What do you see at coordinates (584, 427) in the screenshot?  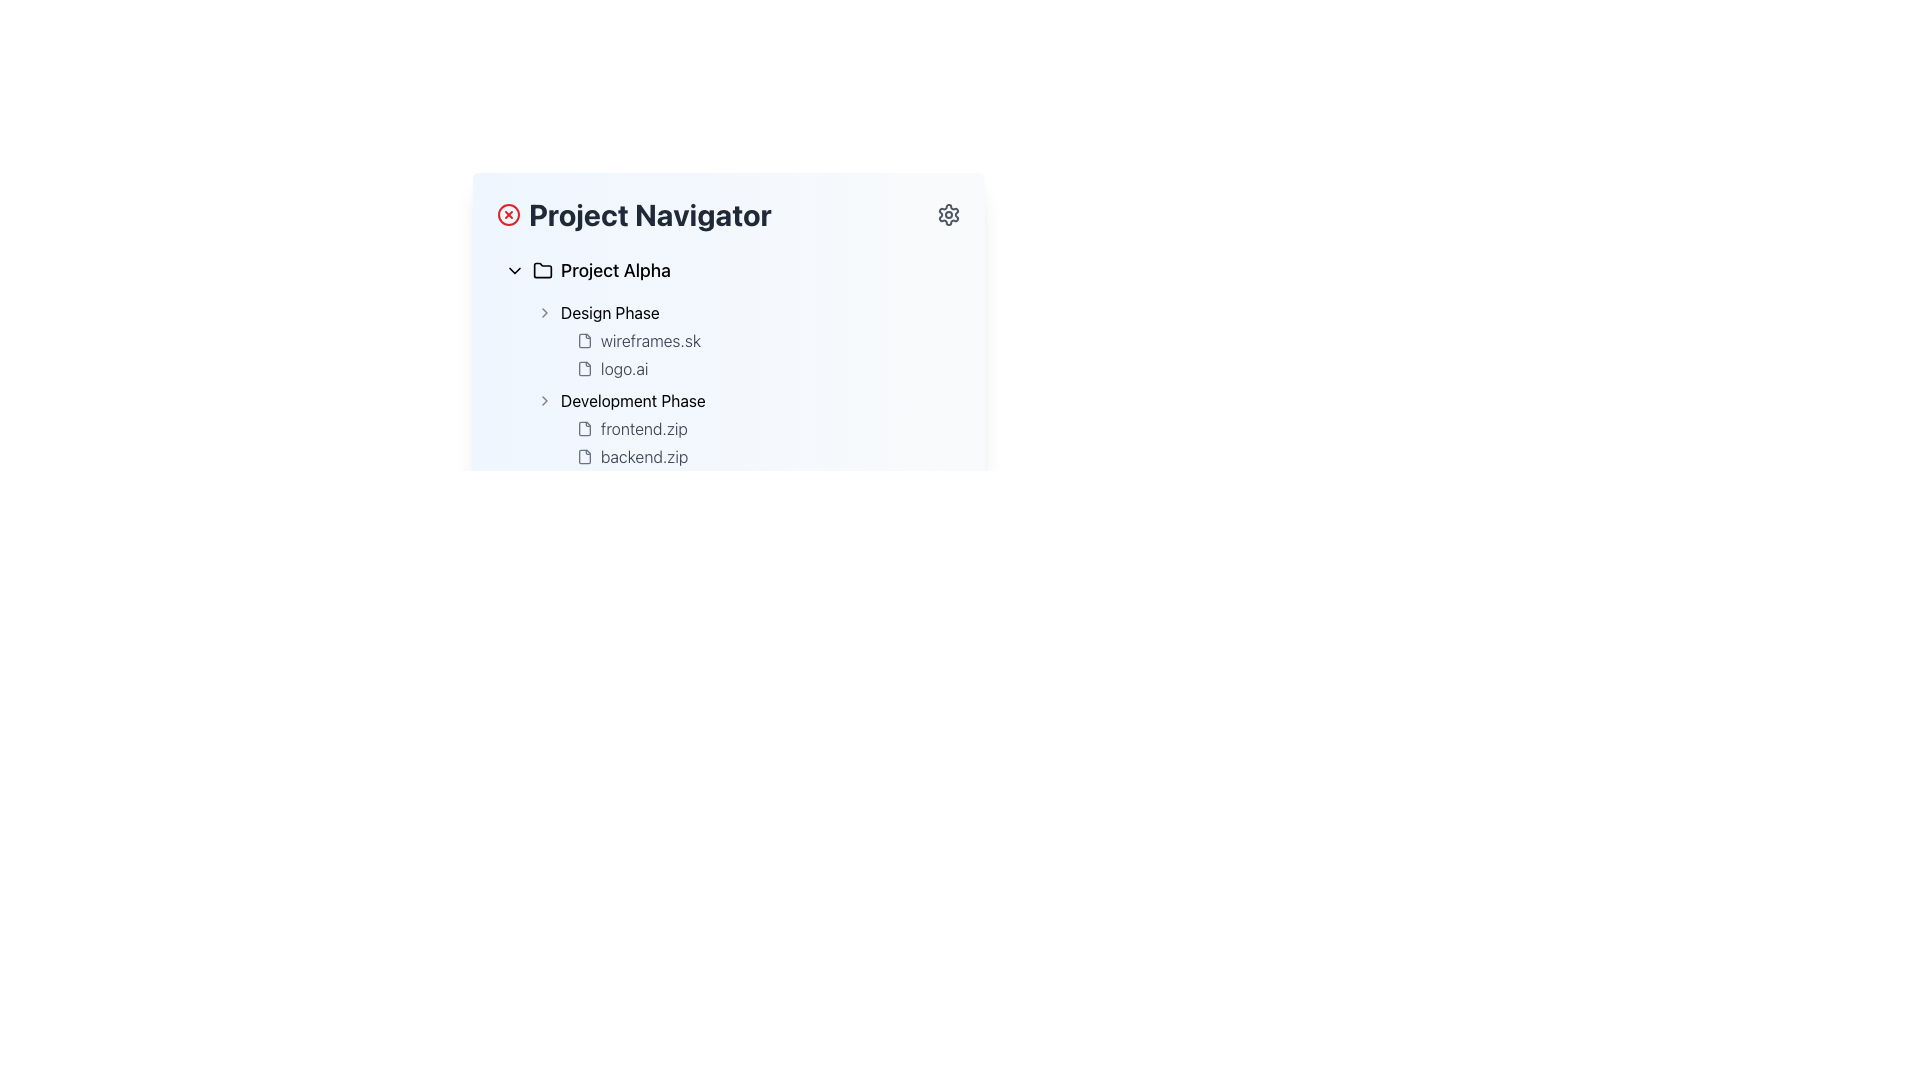 I see `the small file icon resembling a document located to the left of the text 'frontend.zip' under the 'Development Phase'` at bounding box center [584, 427].